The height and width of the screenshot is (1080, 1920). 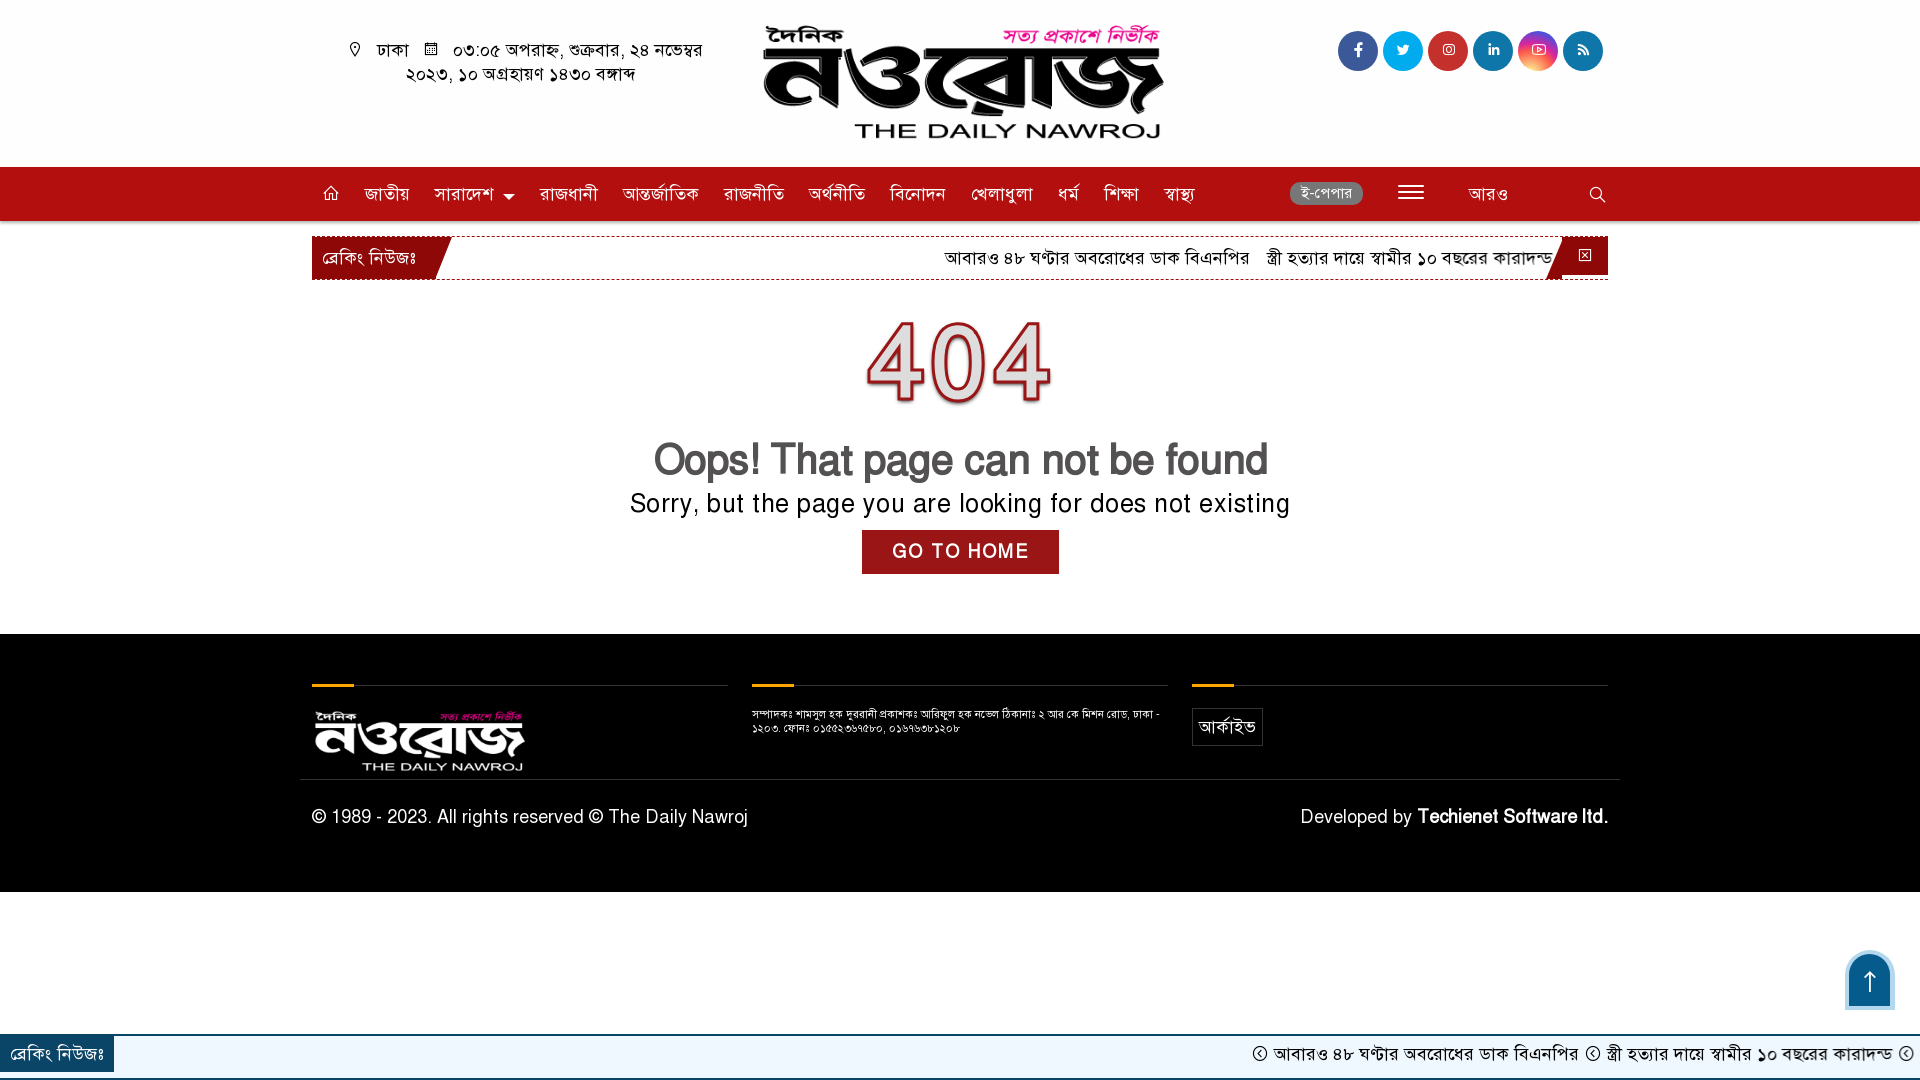 I want to click on 'GO TO HOME', so click(x=862, y=551).